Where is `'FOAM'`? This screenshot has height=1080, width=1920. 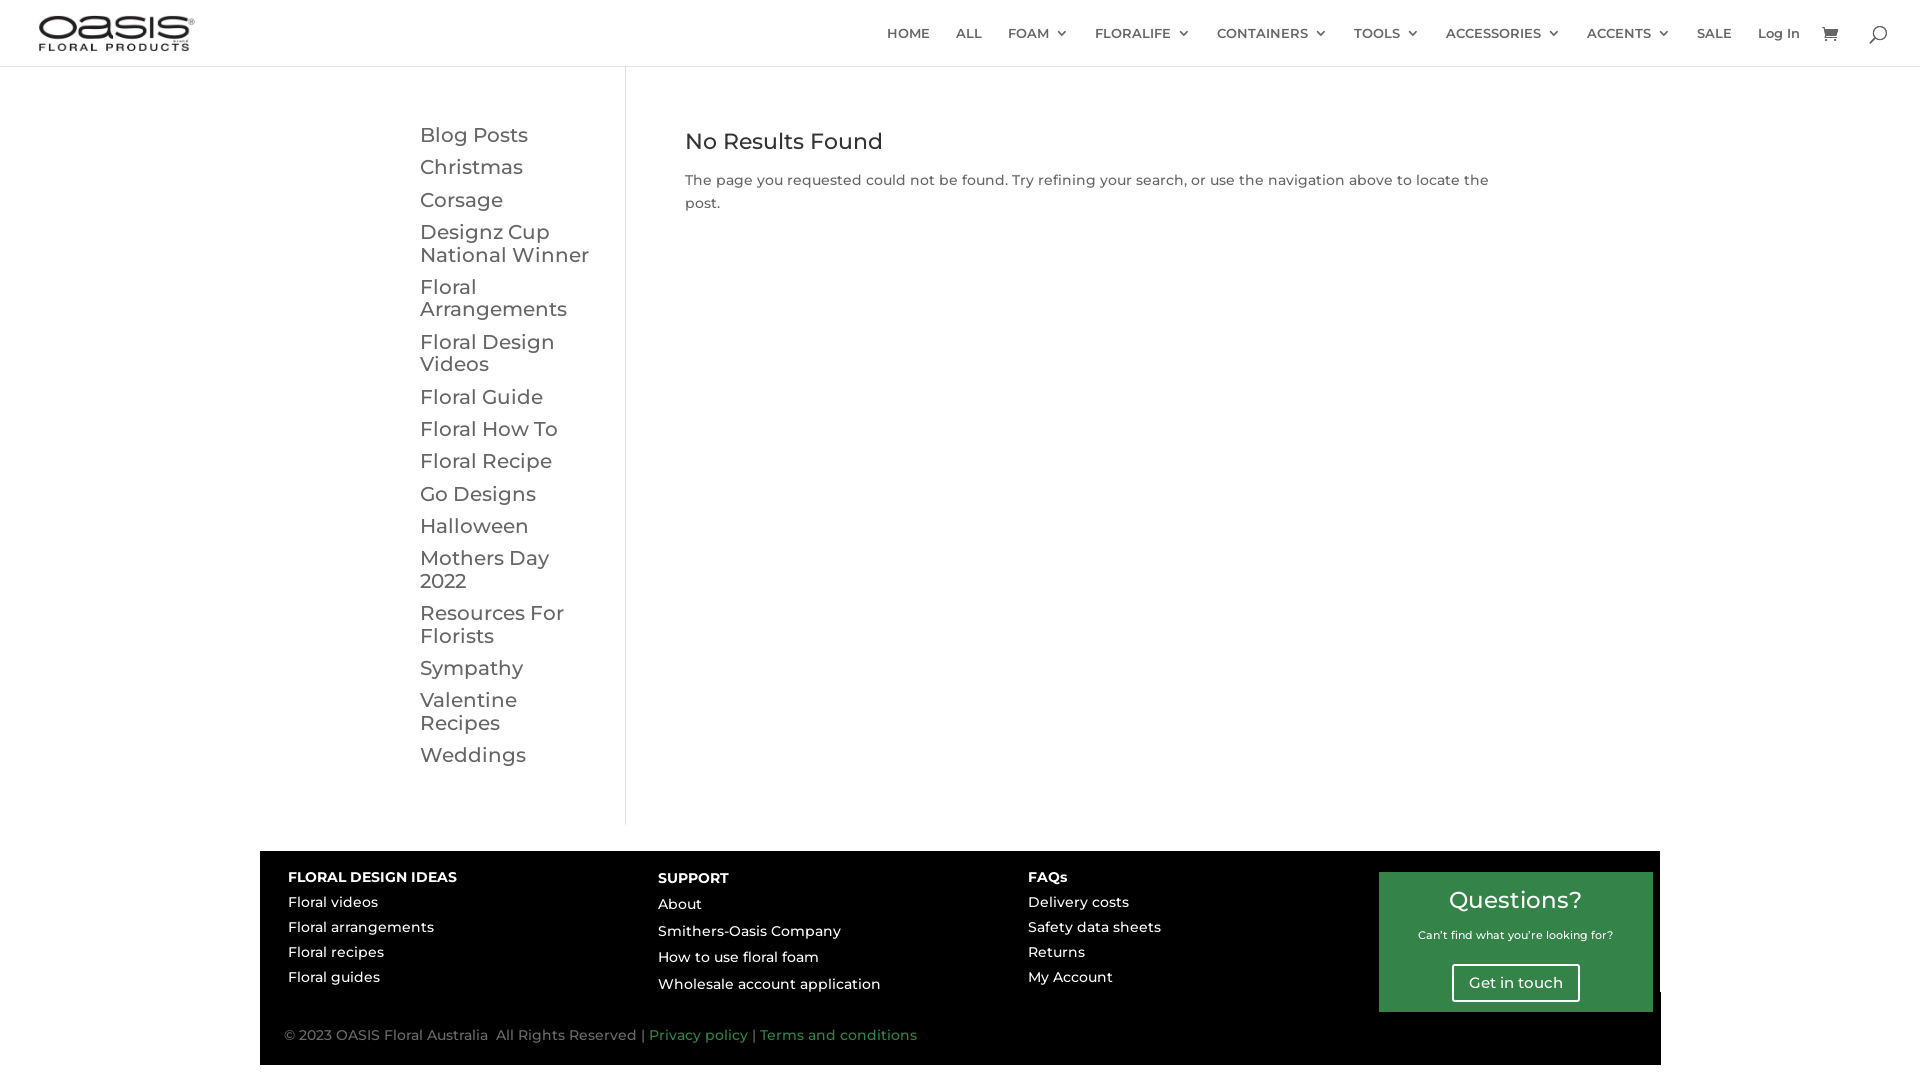
'FOAM' is located at coordinates (1008, 45).